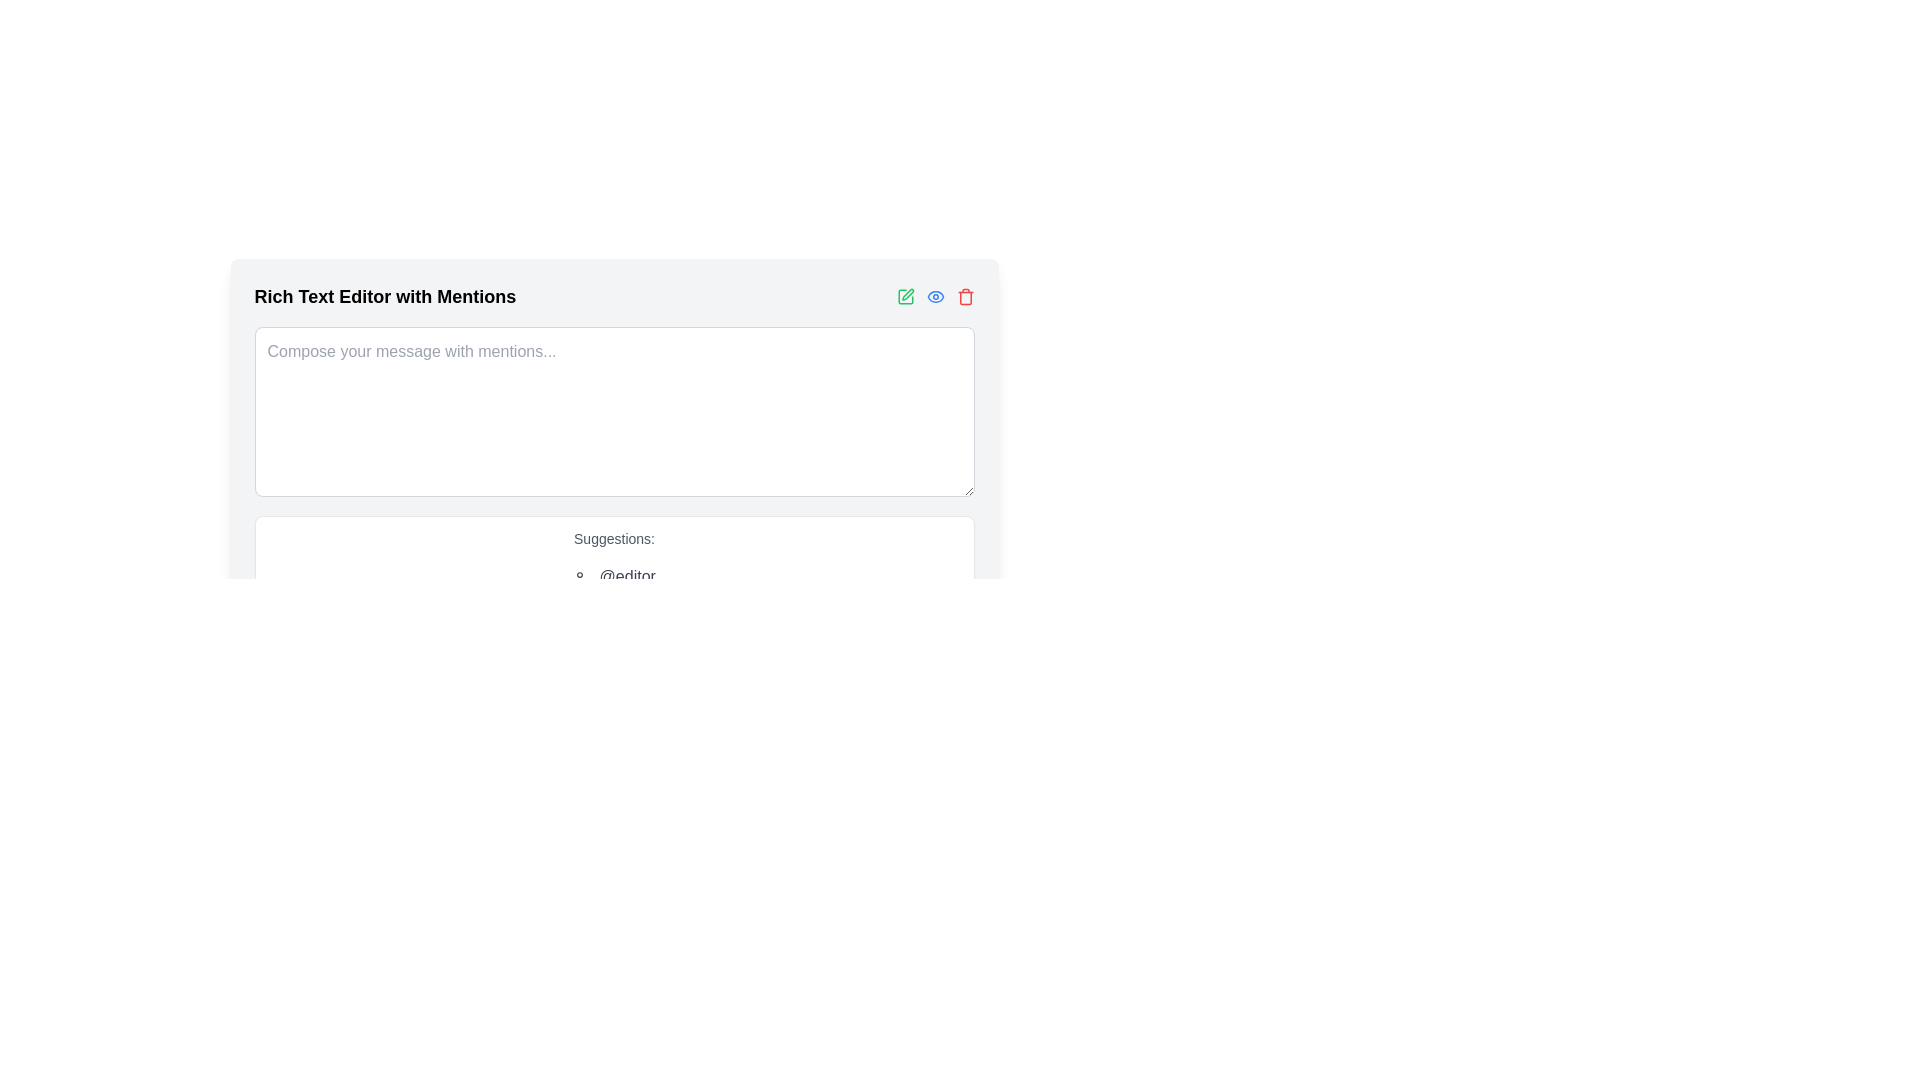 The height and width of the screenshot is (1080, 1920). I want to click on text in the text area styled with a white background and gray border, located below the 'Rich Text Editor with Mentions' title area, so click(613, 411).